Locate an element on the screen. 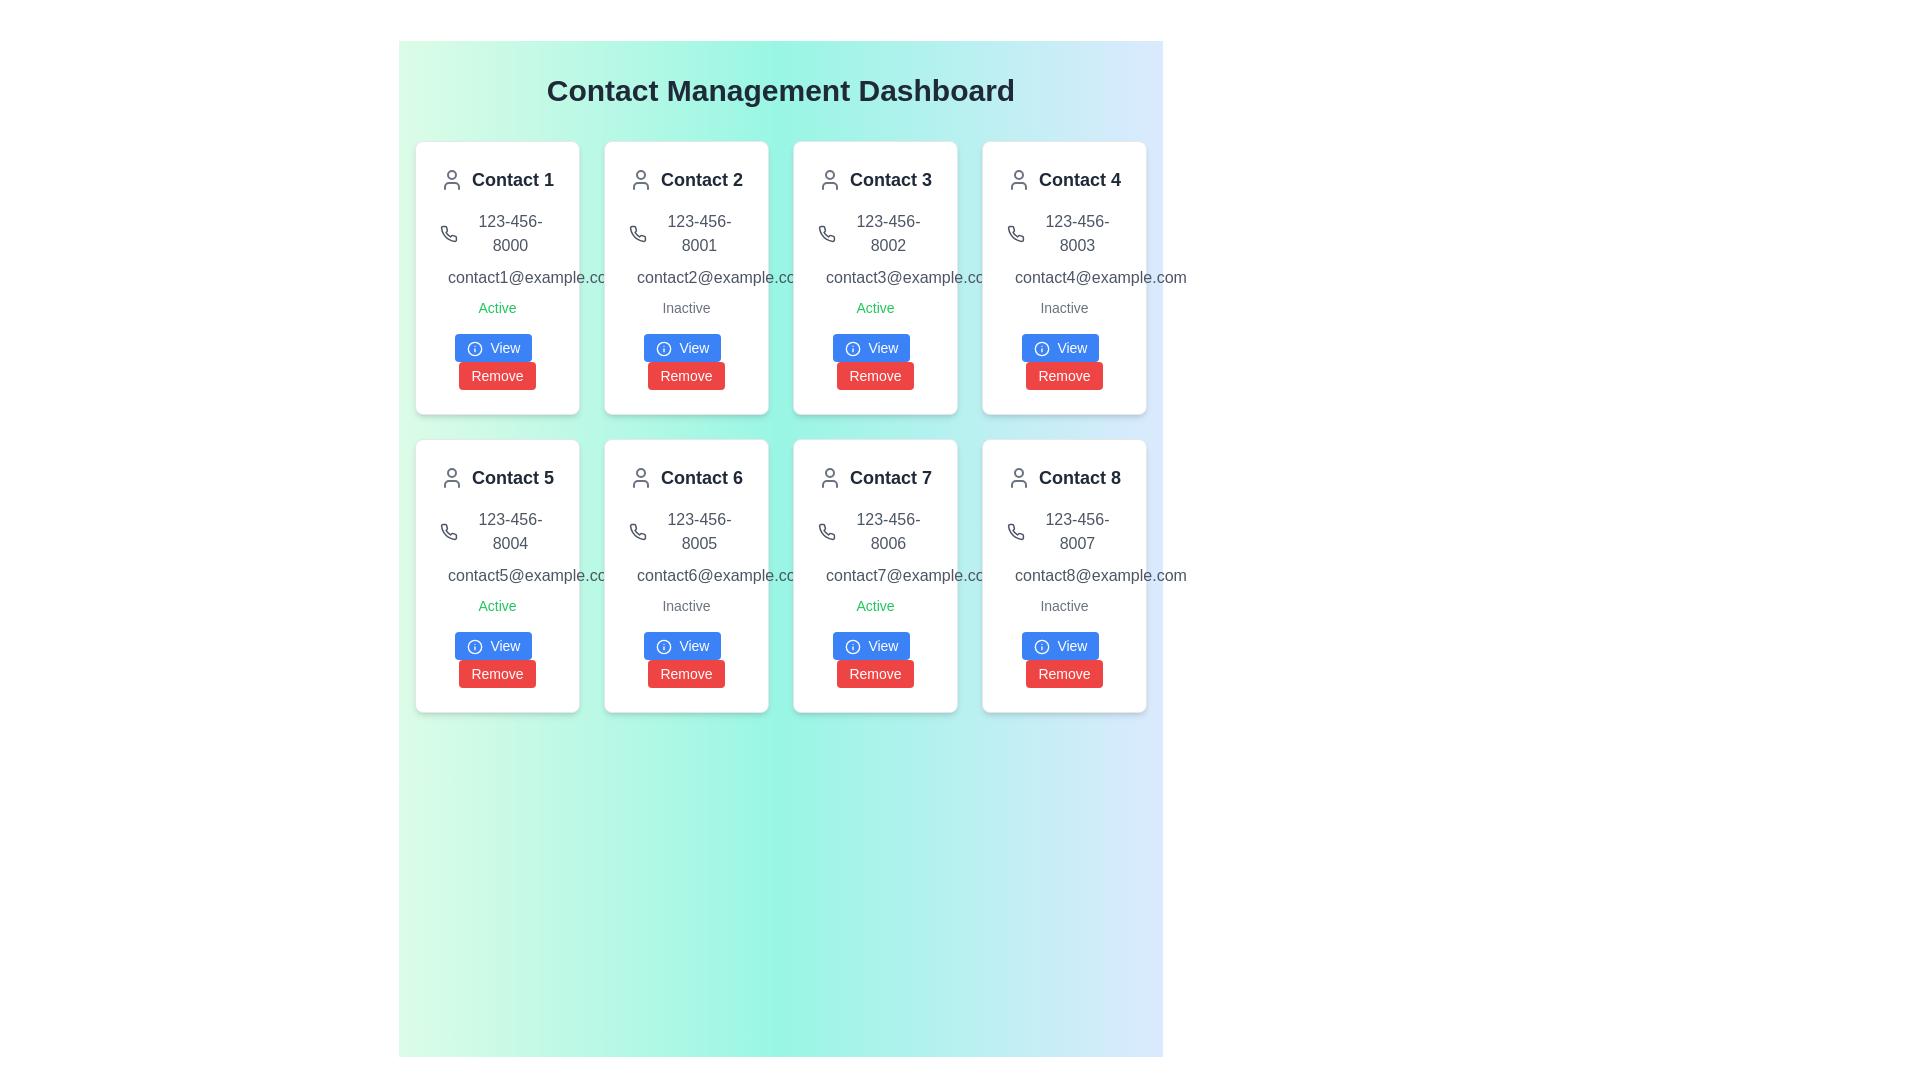 The image size is (1920, 1080). the text label displaying 'Contact 5' which is located at the top of the second row in the grid of contact cards, featuring a user icon on its left is located at coordinates (497, 478).